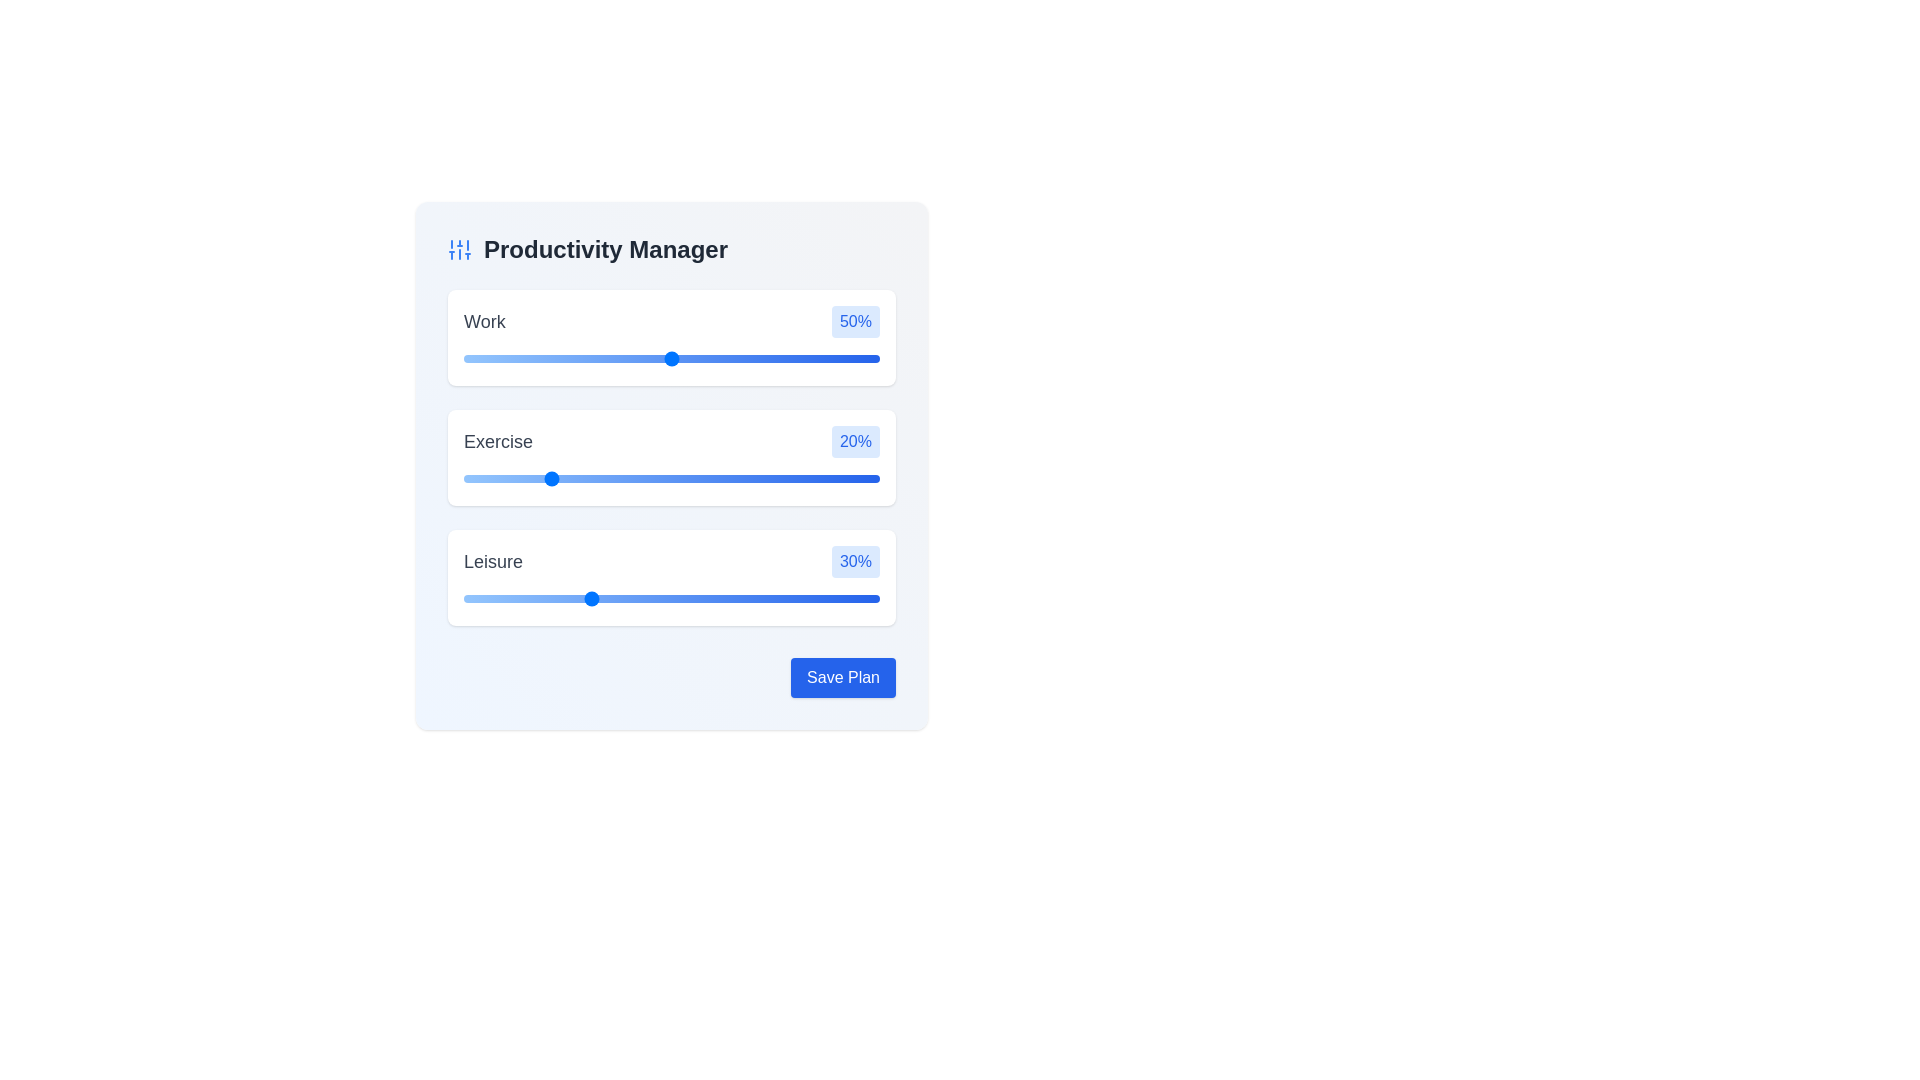 The height and width of the screenshot is (1080, 1920). What do you see at coordinates (843, 677) in the screenshot?
I see `the 'Save Plan' button to finalize the changes` at bounding box center [843, 677].